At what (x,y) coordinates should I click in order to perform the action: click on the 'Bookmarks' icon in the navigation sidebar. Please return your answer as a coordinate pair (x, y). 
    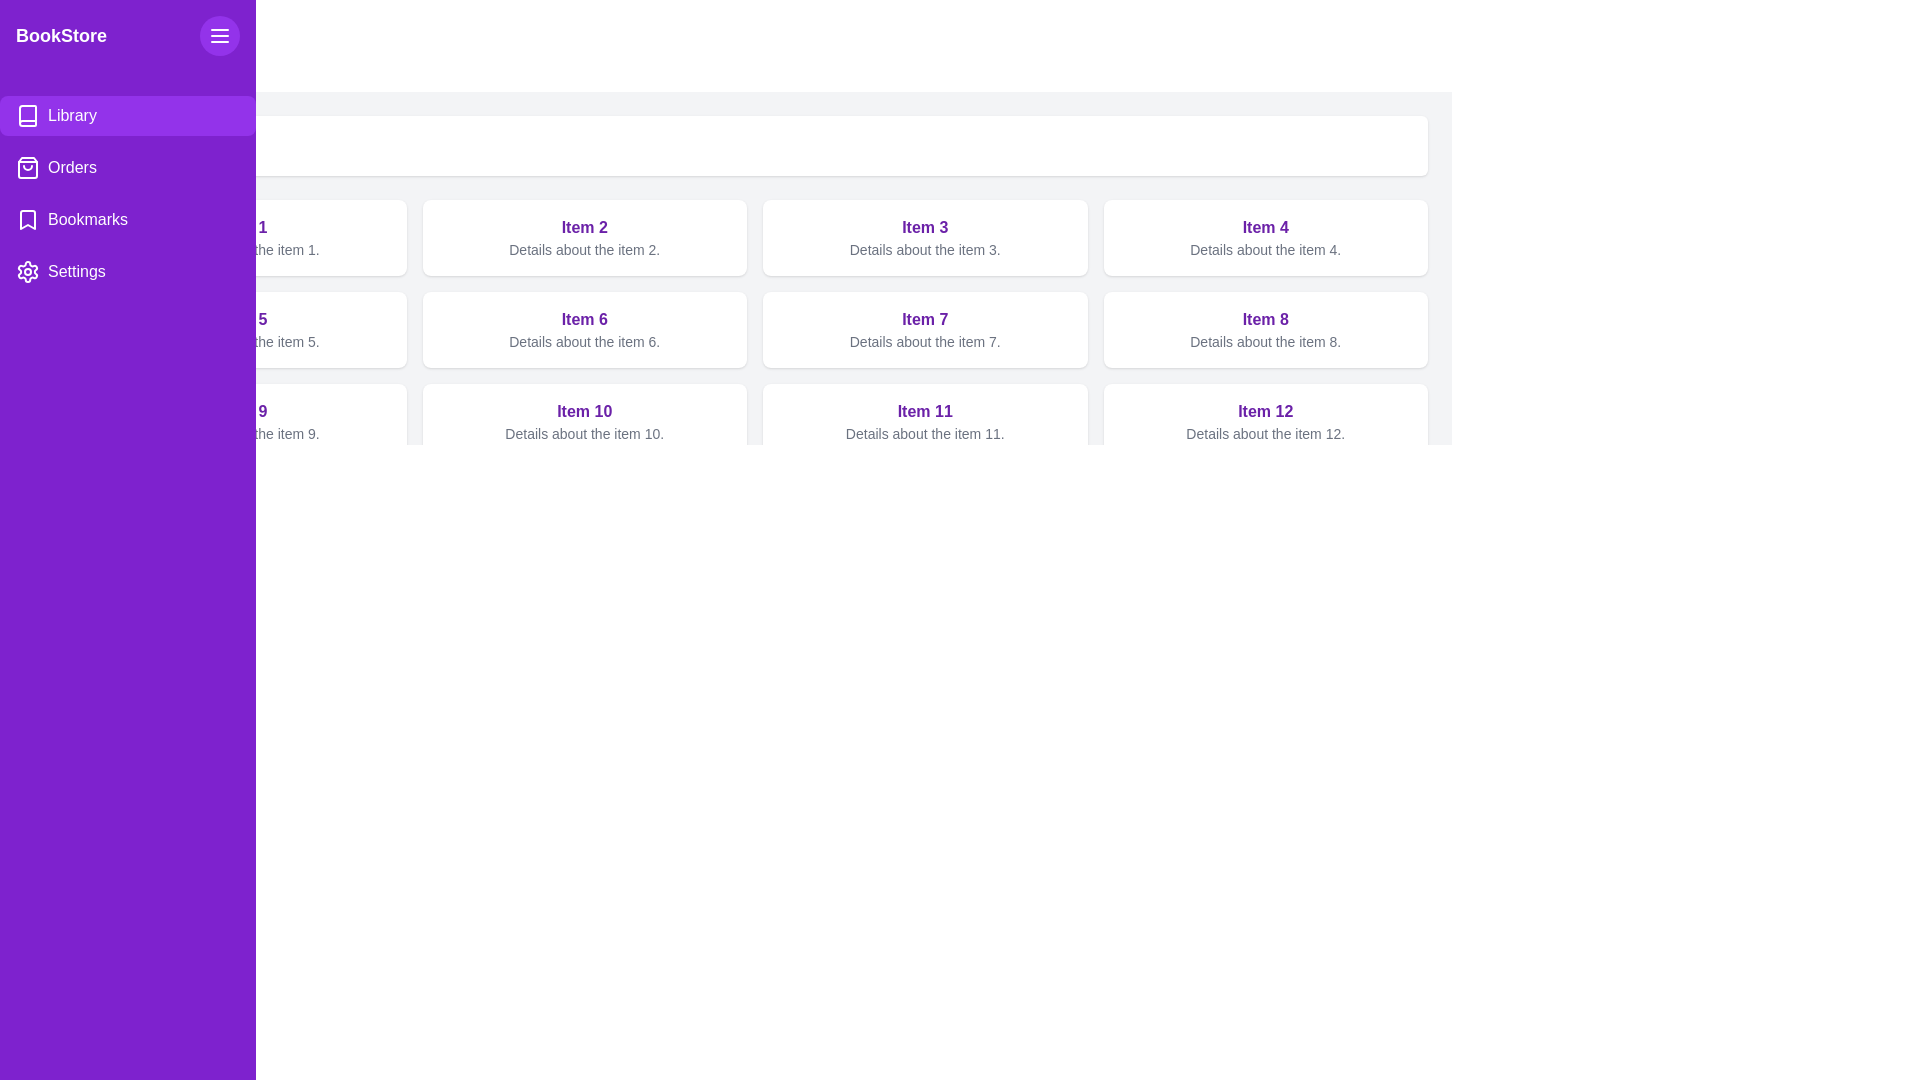
    Looking at the image, I should click on (28, 219).